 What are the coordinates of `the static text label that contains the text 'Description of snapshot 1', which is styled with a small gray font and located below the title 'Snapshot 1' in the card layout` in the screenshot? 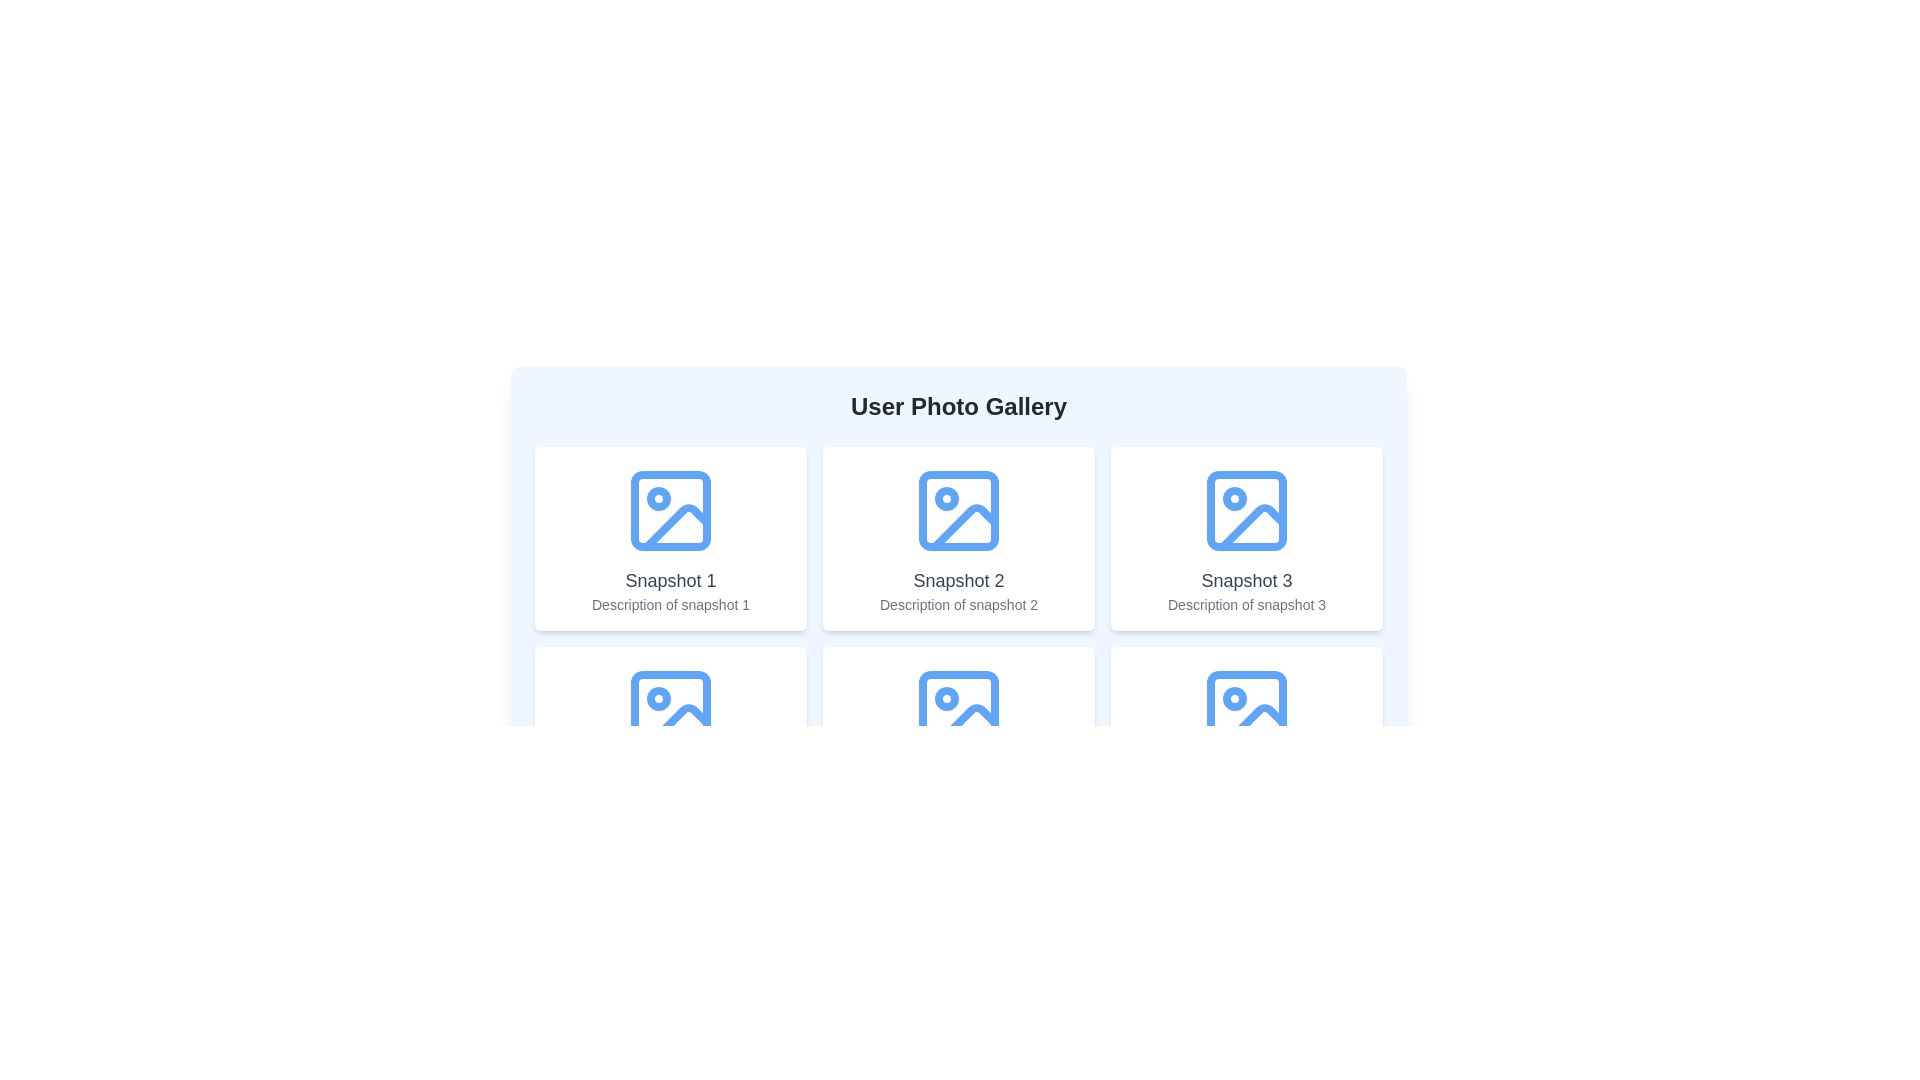 It's located at (671, 604).